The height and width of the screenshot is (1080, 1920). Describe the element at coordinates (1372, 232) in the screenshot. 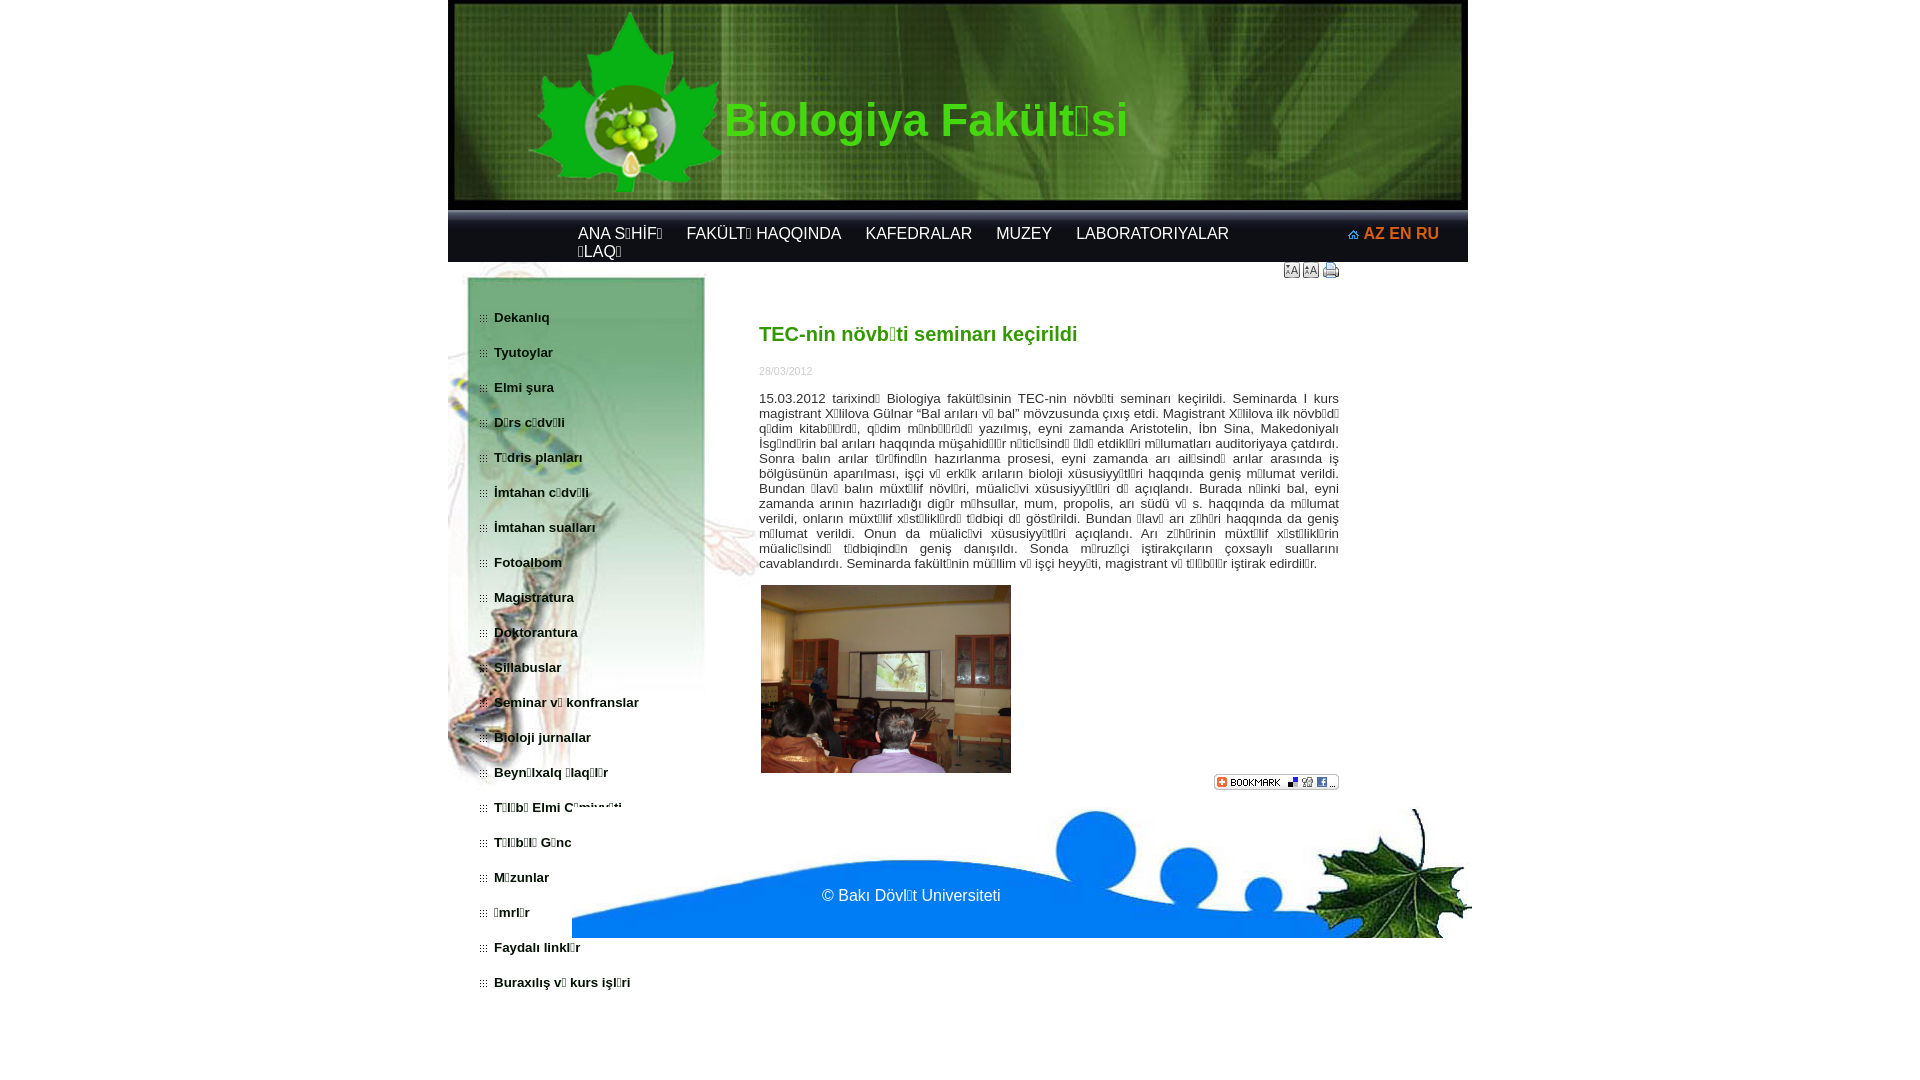

I see `'AZ'` at that location.